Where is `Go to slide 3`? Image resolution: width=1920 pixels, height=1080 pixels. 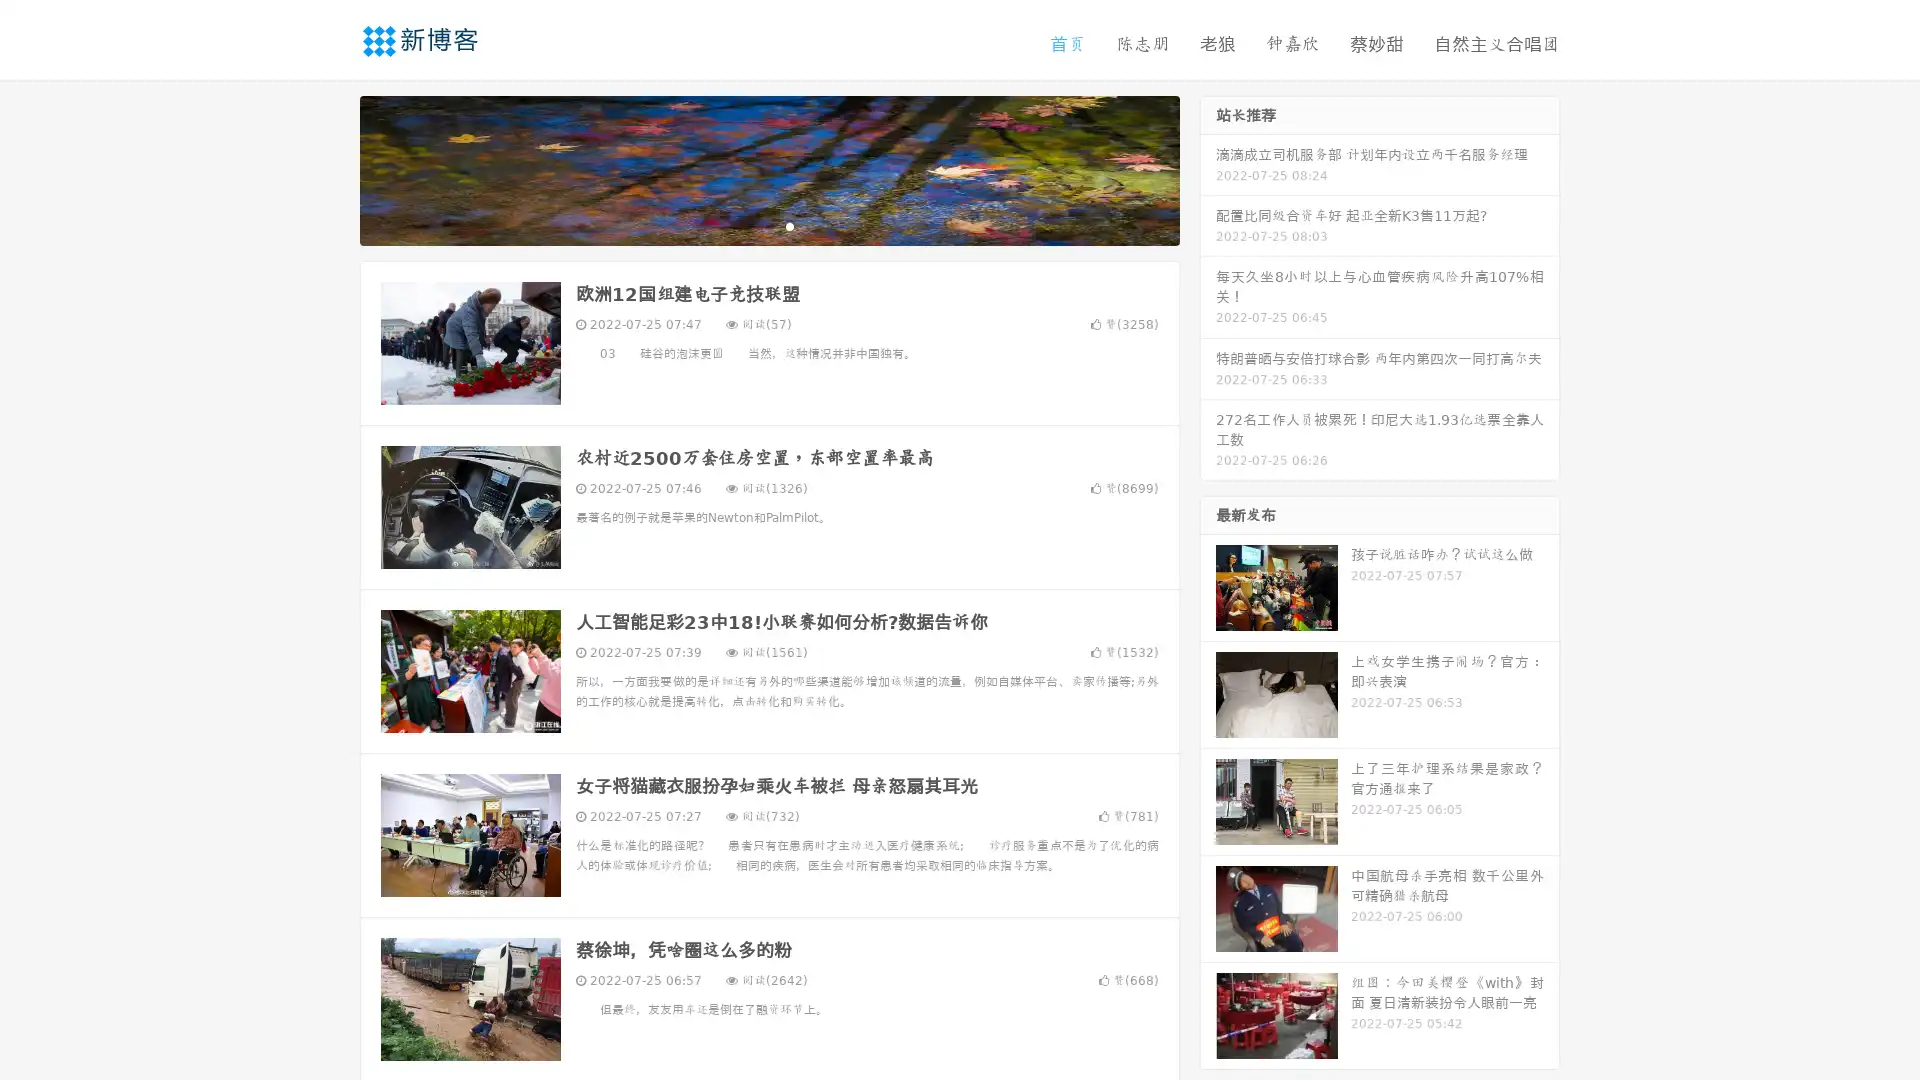
Go to slide 3 is located at coordinates (789, 225).